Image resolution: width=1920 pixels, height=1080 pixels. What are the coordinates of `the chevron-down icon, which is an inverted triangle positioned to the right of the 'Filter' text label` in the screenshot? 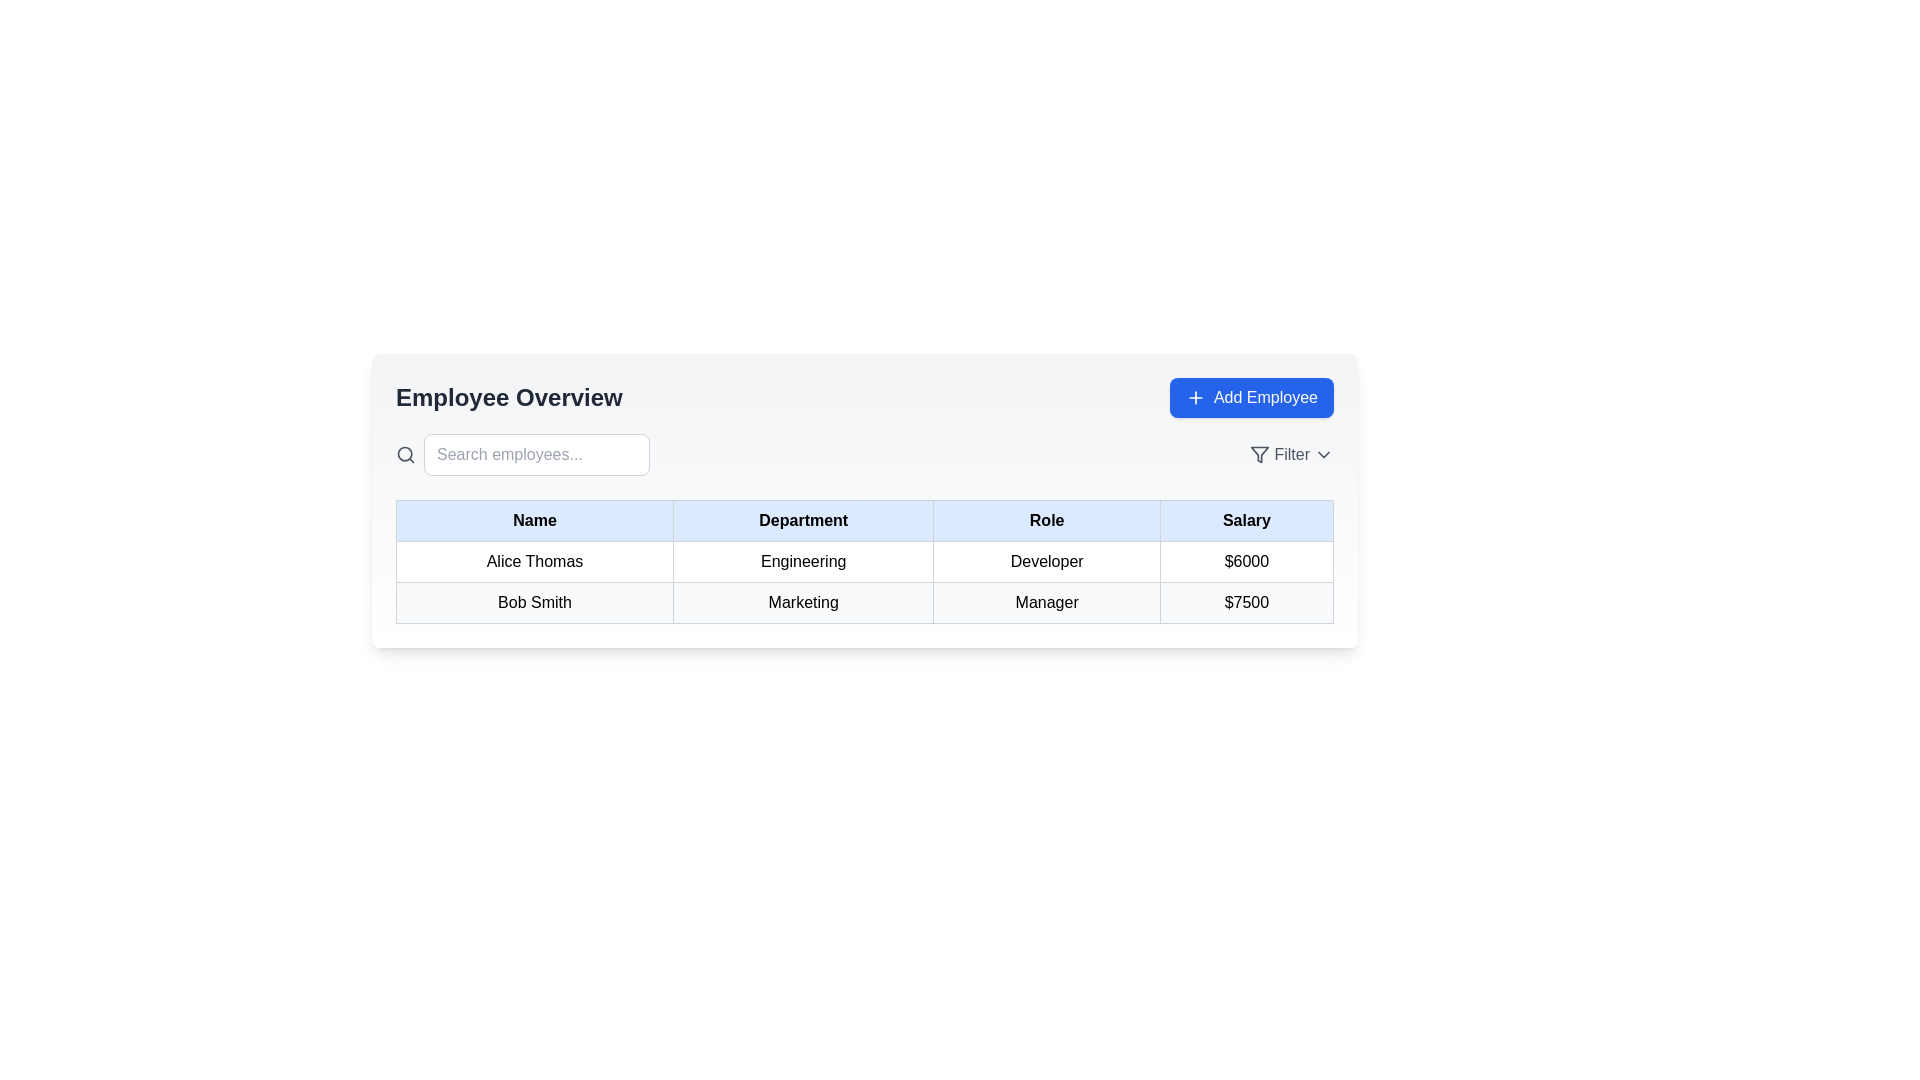 It's located at (1324, 455).